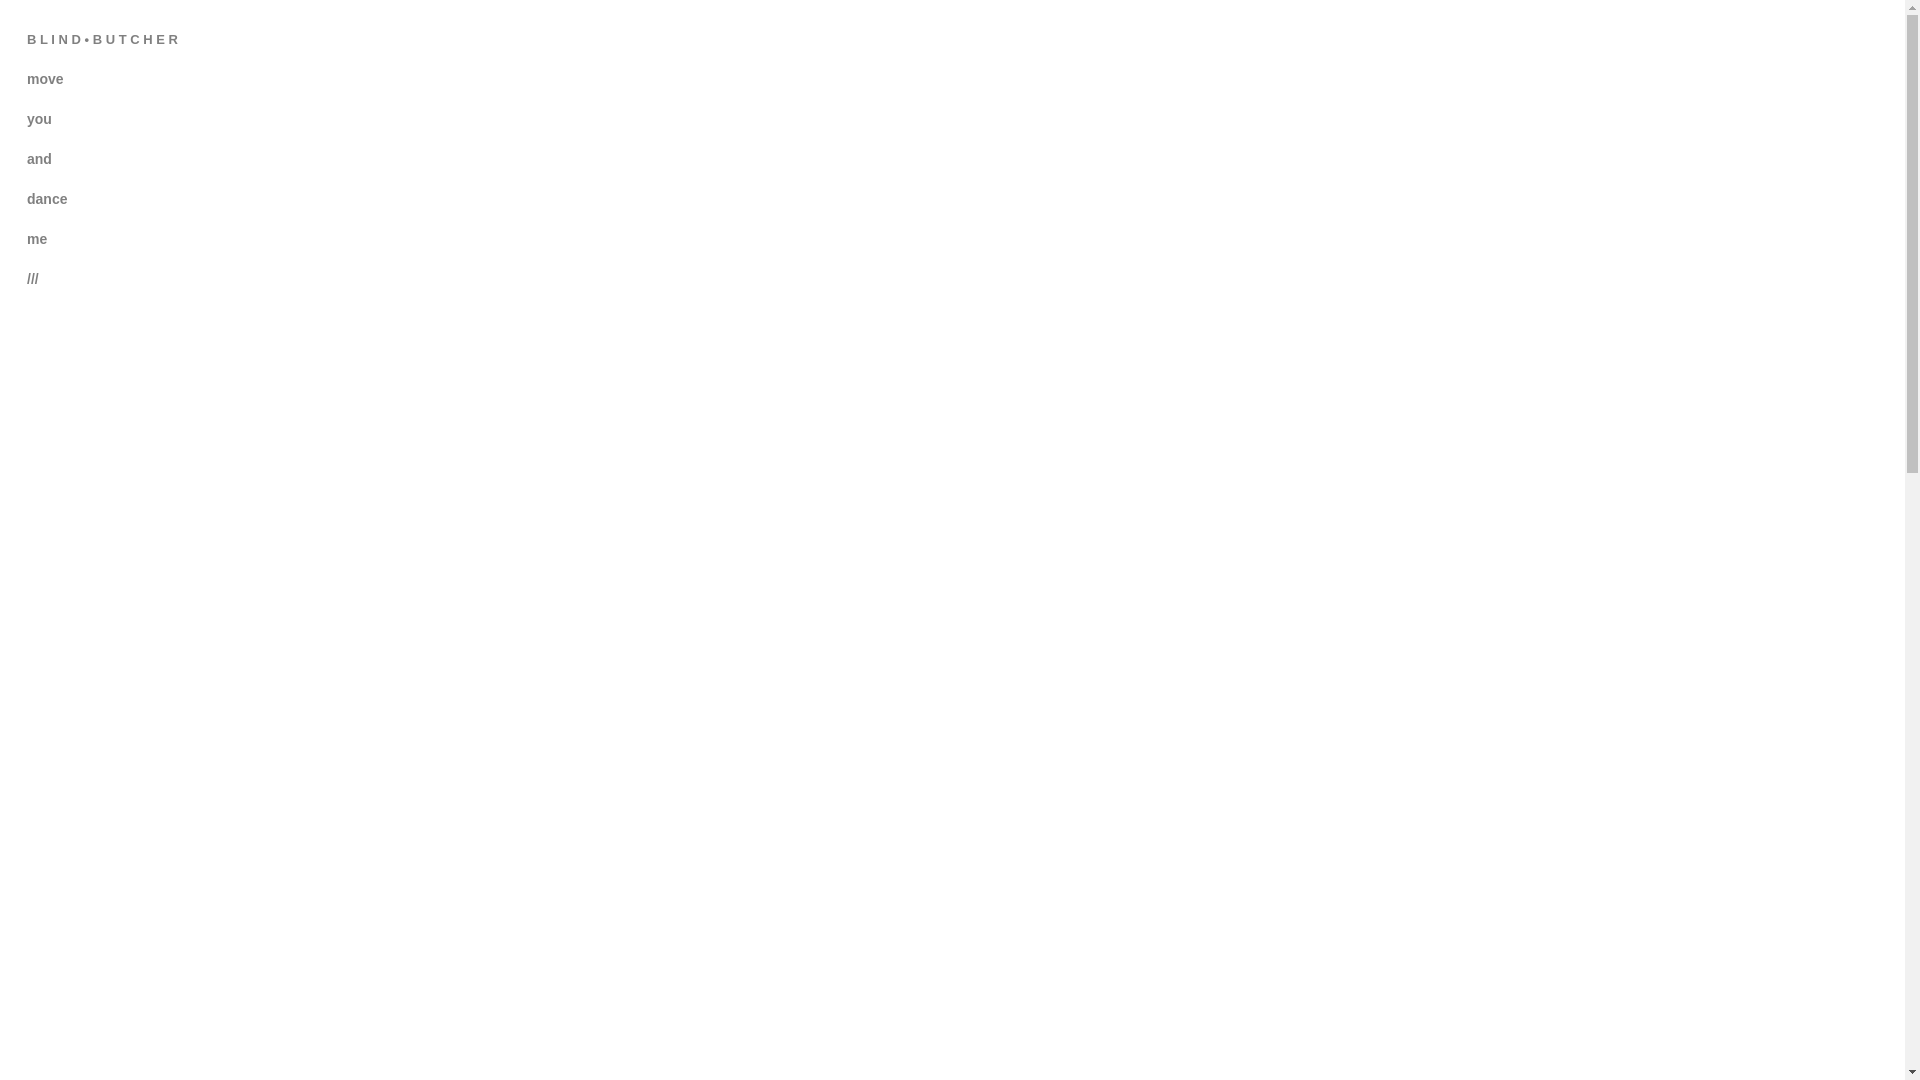 The width and height of the screenshot is (1920, 1080). What do you see at coordinates (37, 238) in the screenshot?
I see `'me'` at bounding box center [37, 238].